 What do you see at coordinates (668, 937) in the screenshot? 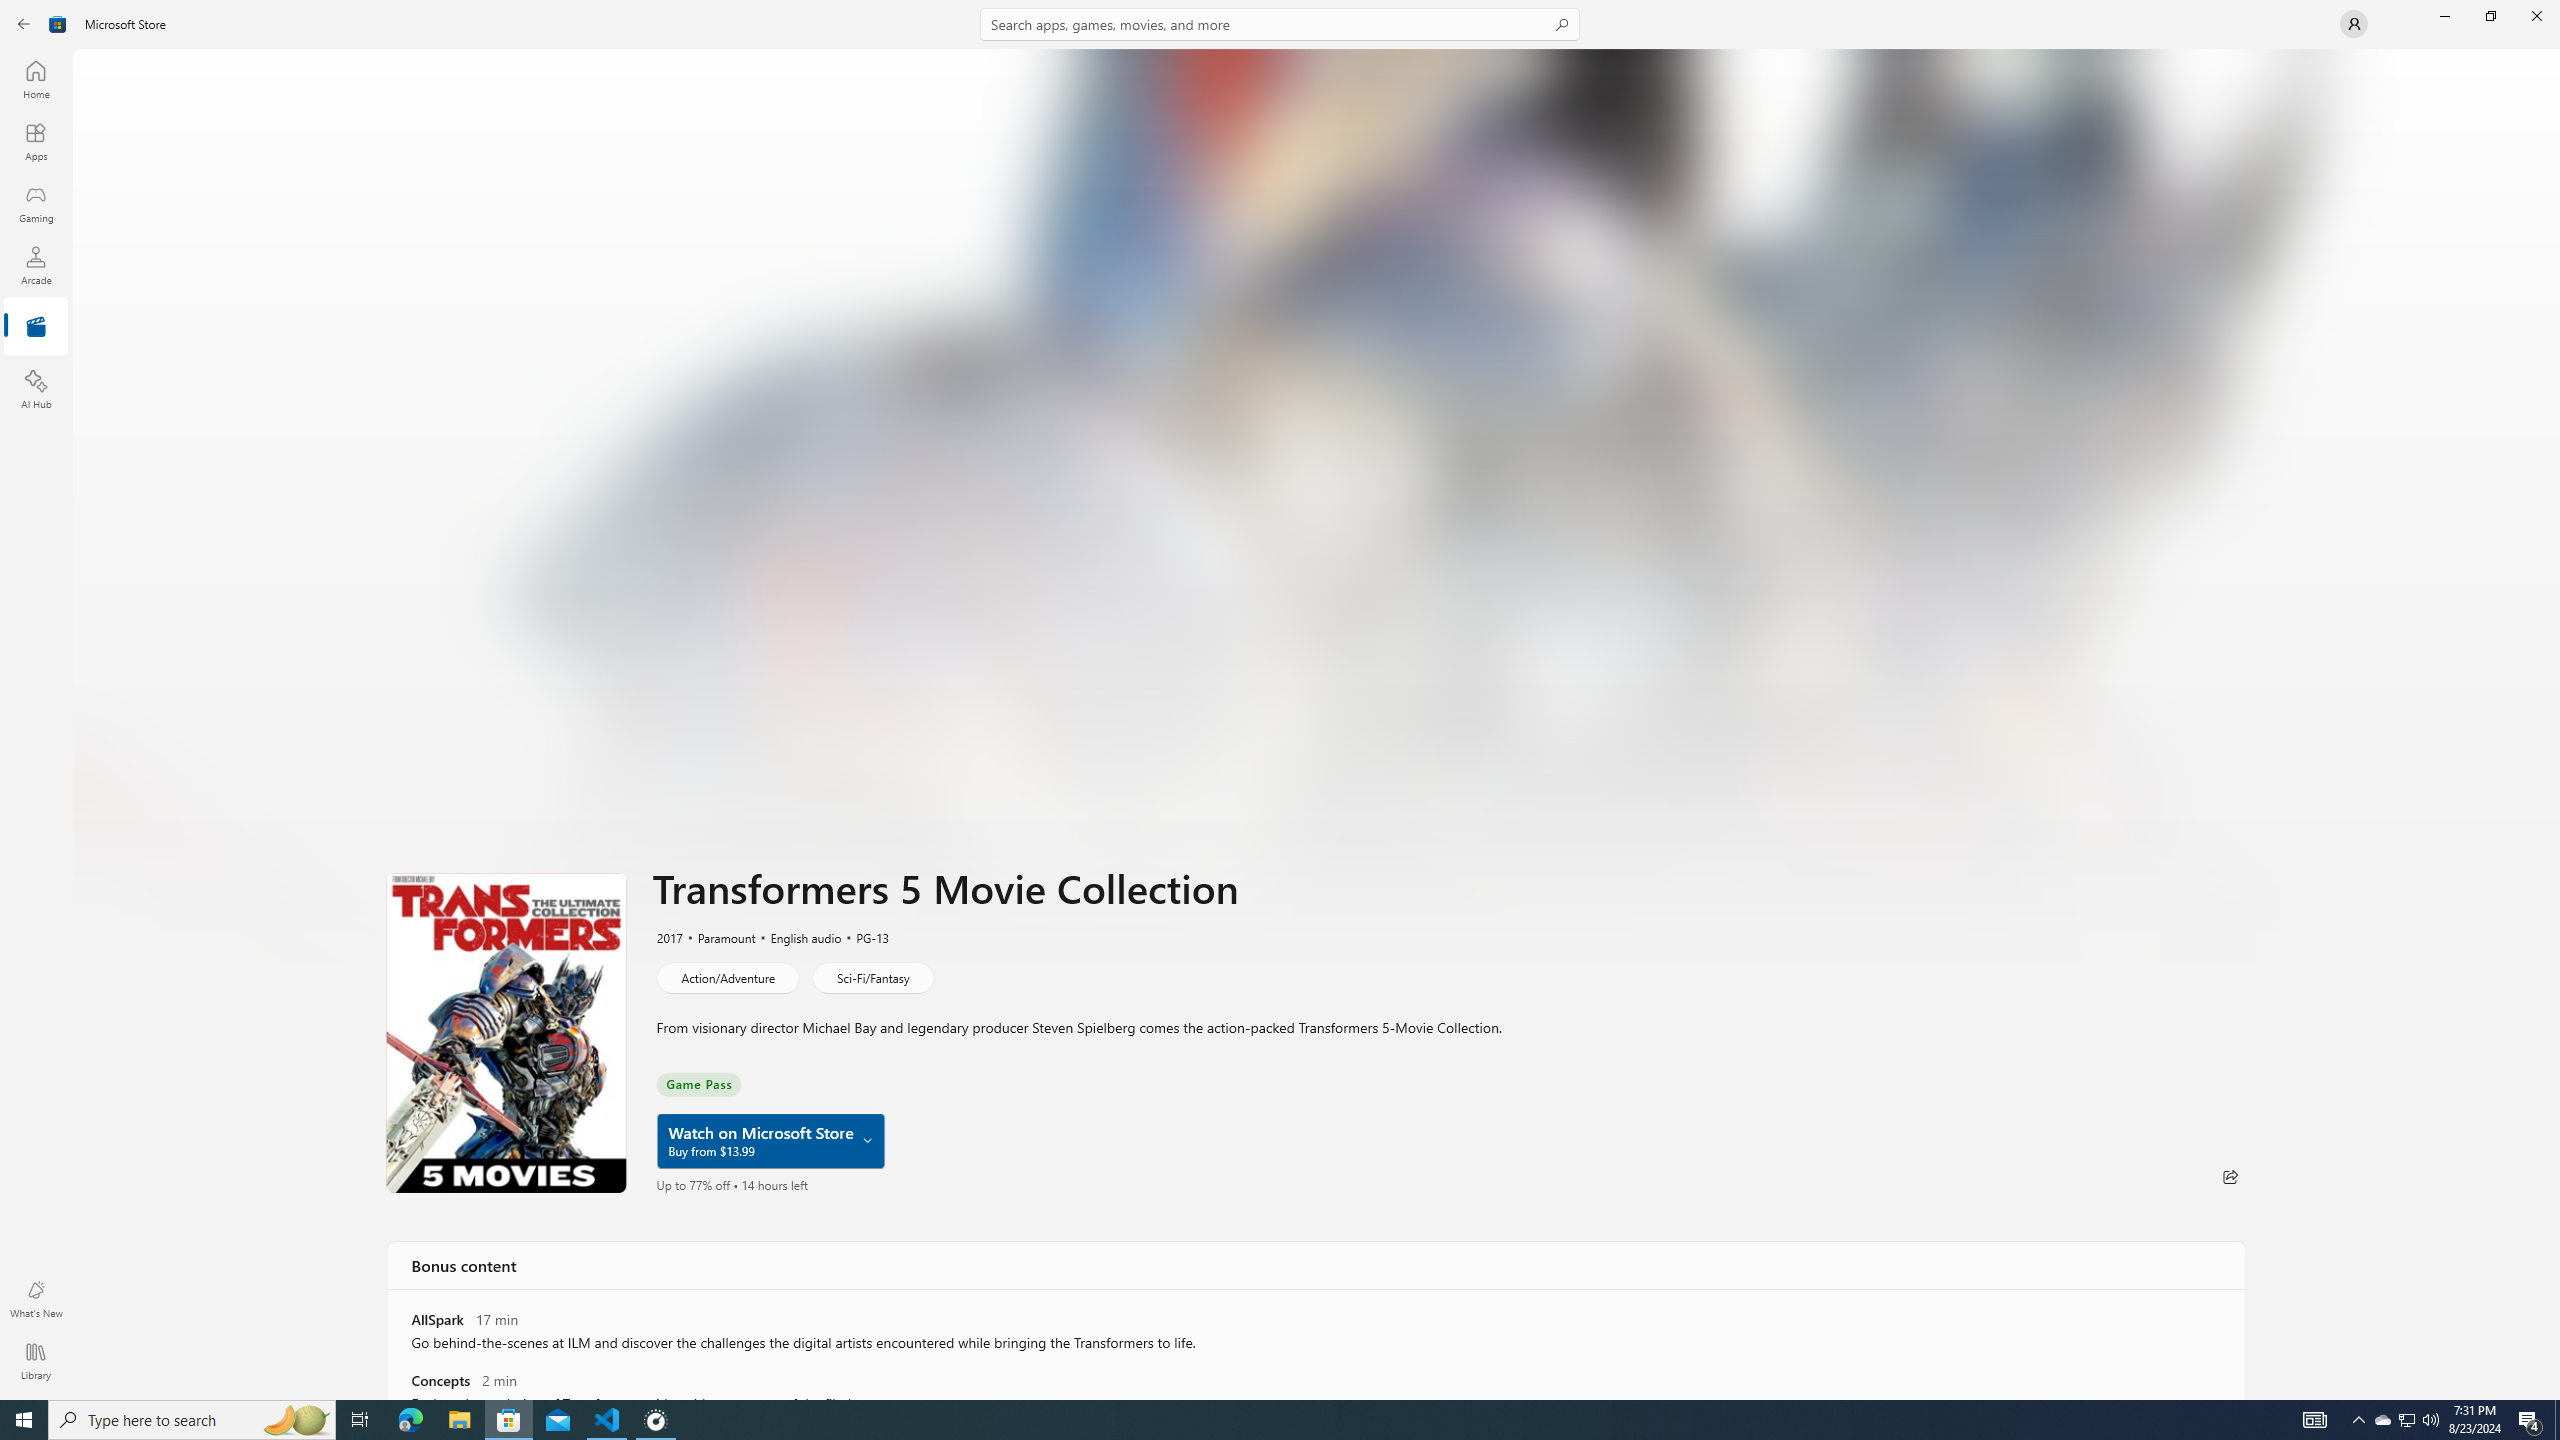
I see `'2017'` at bounding box center [668, 937].